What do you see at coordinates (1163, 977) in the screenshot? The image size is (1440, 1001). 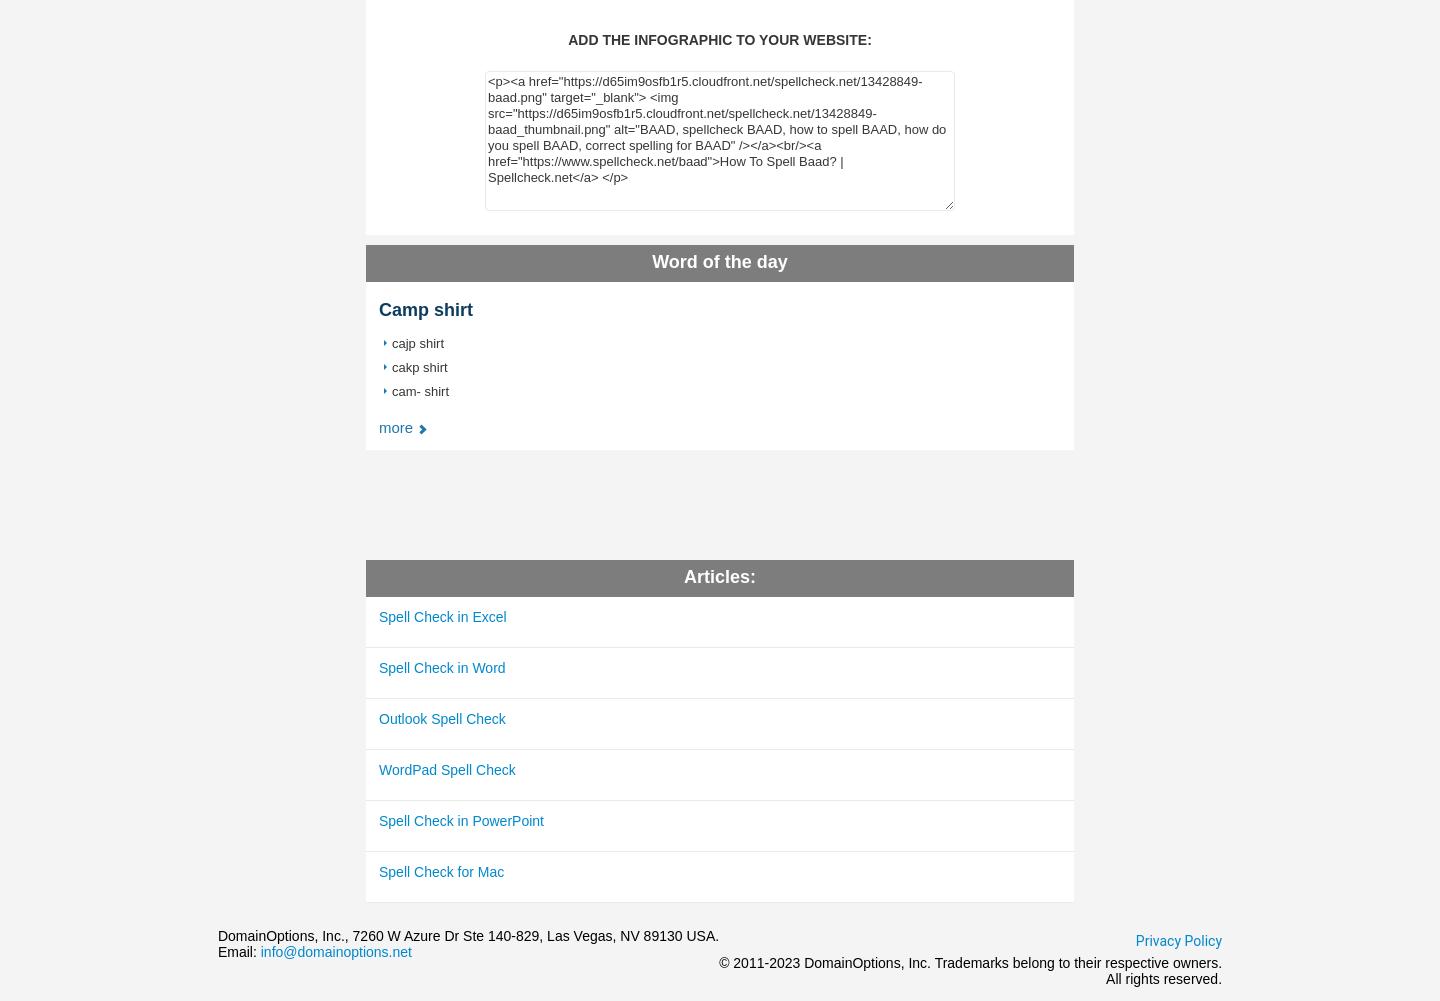 I see `'All rights reserved.'` at bounding box center [1163, 977].